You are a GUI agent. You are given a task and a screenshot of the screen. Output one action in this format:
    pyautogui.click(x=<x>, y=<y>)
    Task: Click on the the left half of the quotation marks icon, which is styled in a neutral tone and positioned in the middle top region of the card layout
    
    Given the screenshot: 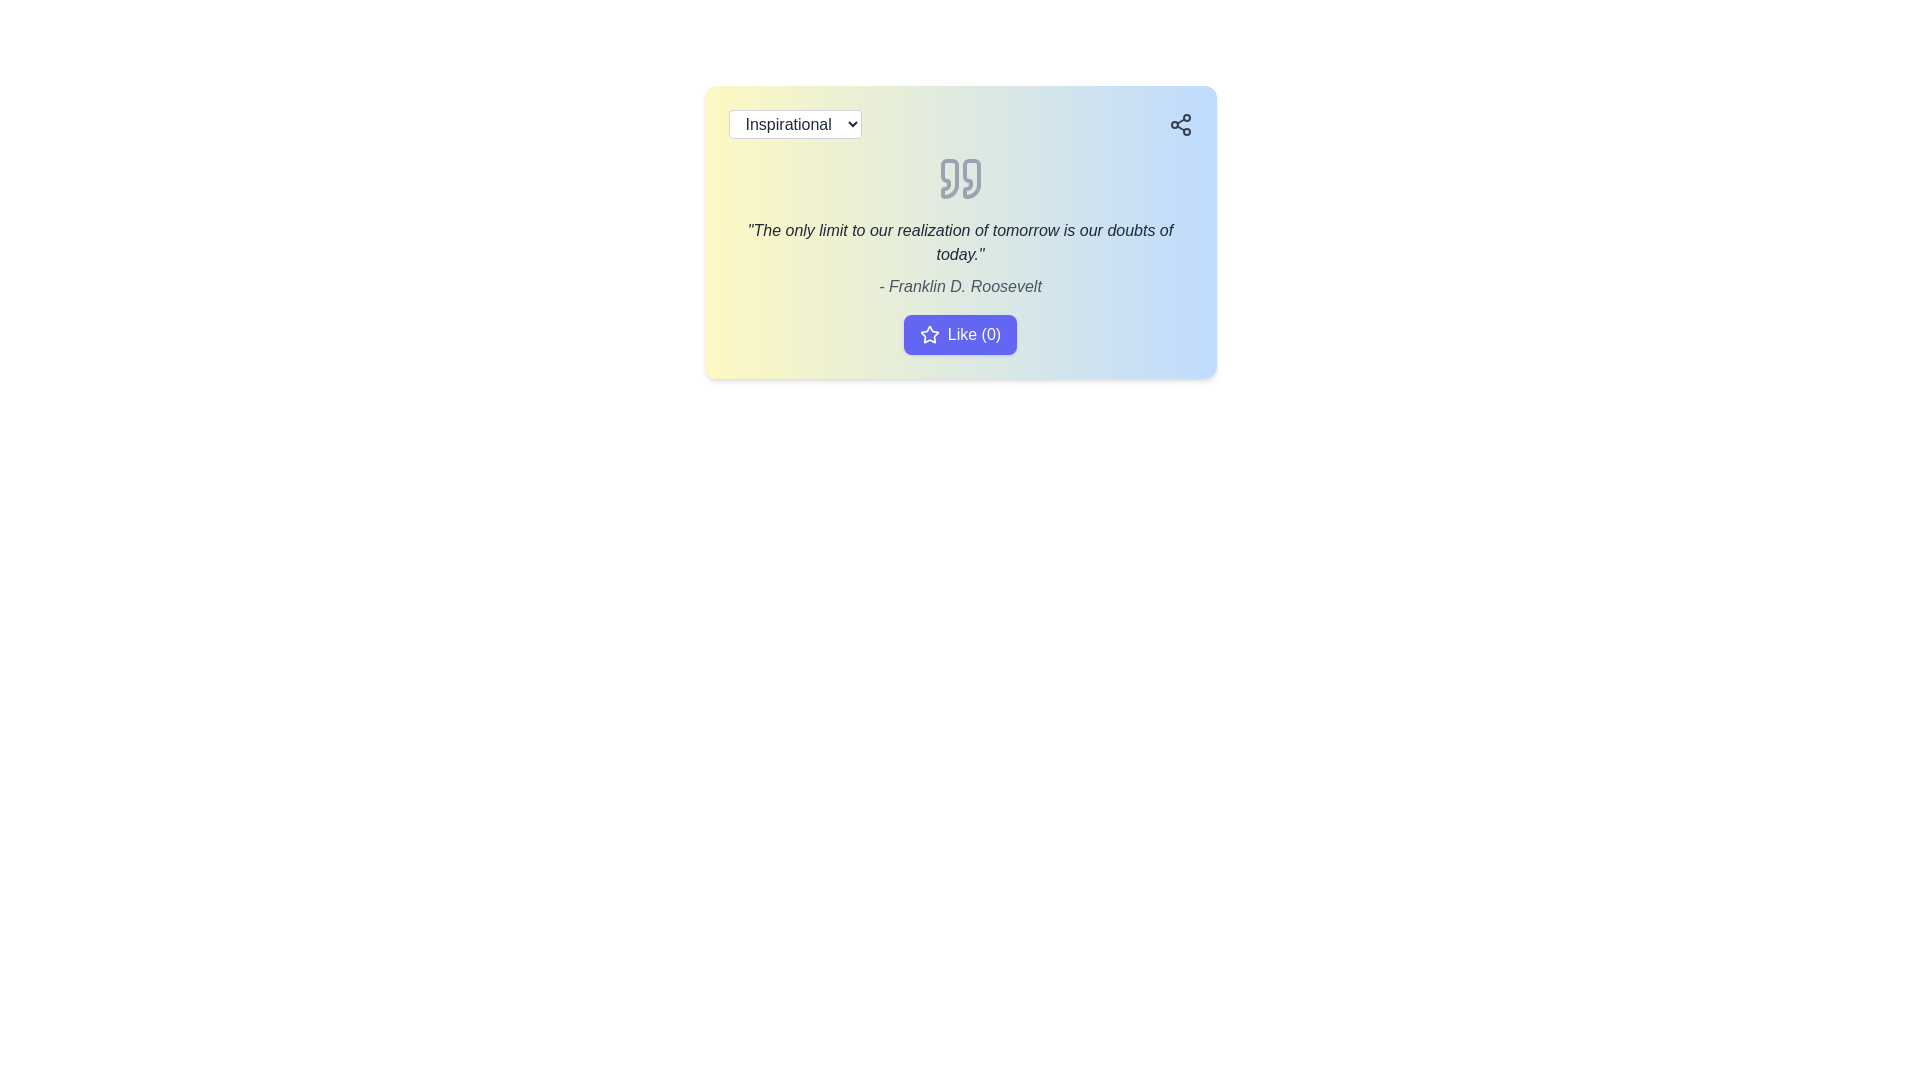 What is the action you would take?
    pyautogui.click(x=948, y=177)
    